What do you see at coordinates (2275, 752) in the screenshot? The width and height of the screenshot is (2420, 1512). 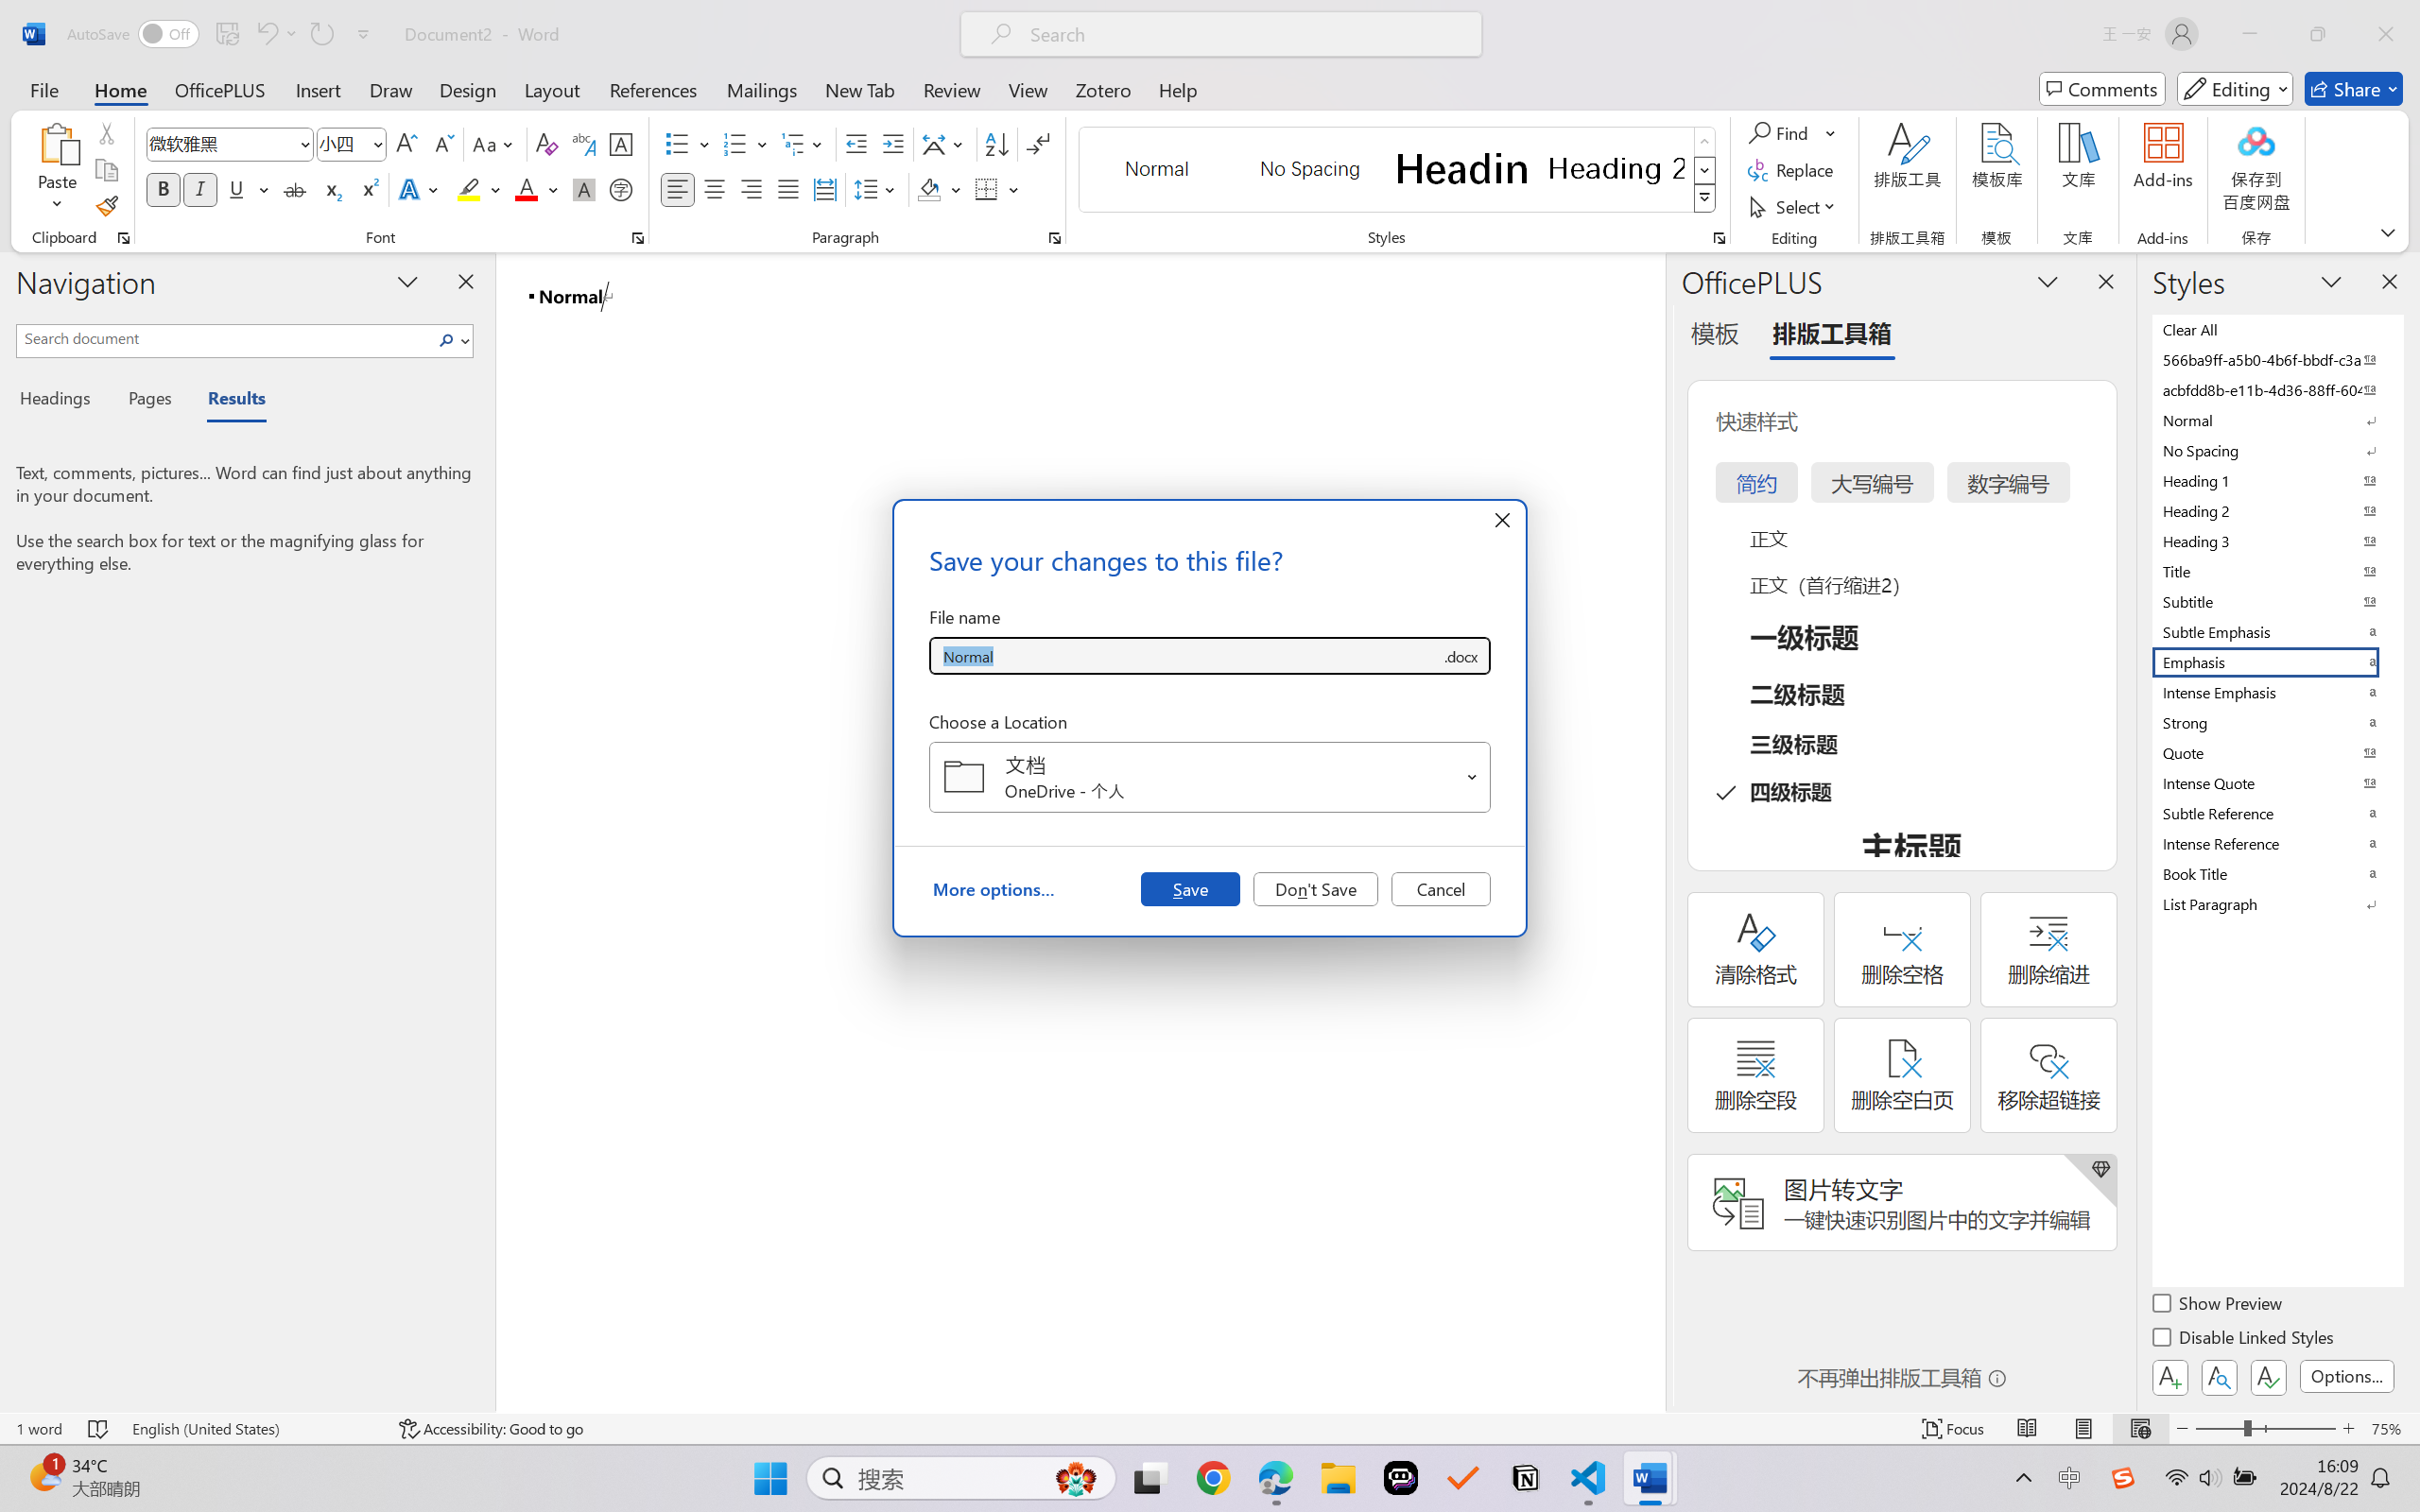 I see `'Quote'` at bounding box center [2275, 752].